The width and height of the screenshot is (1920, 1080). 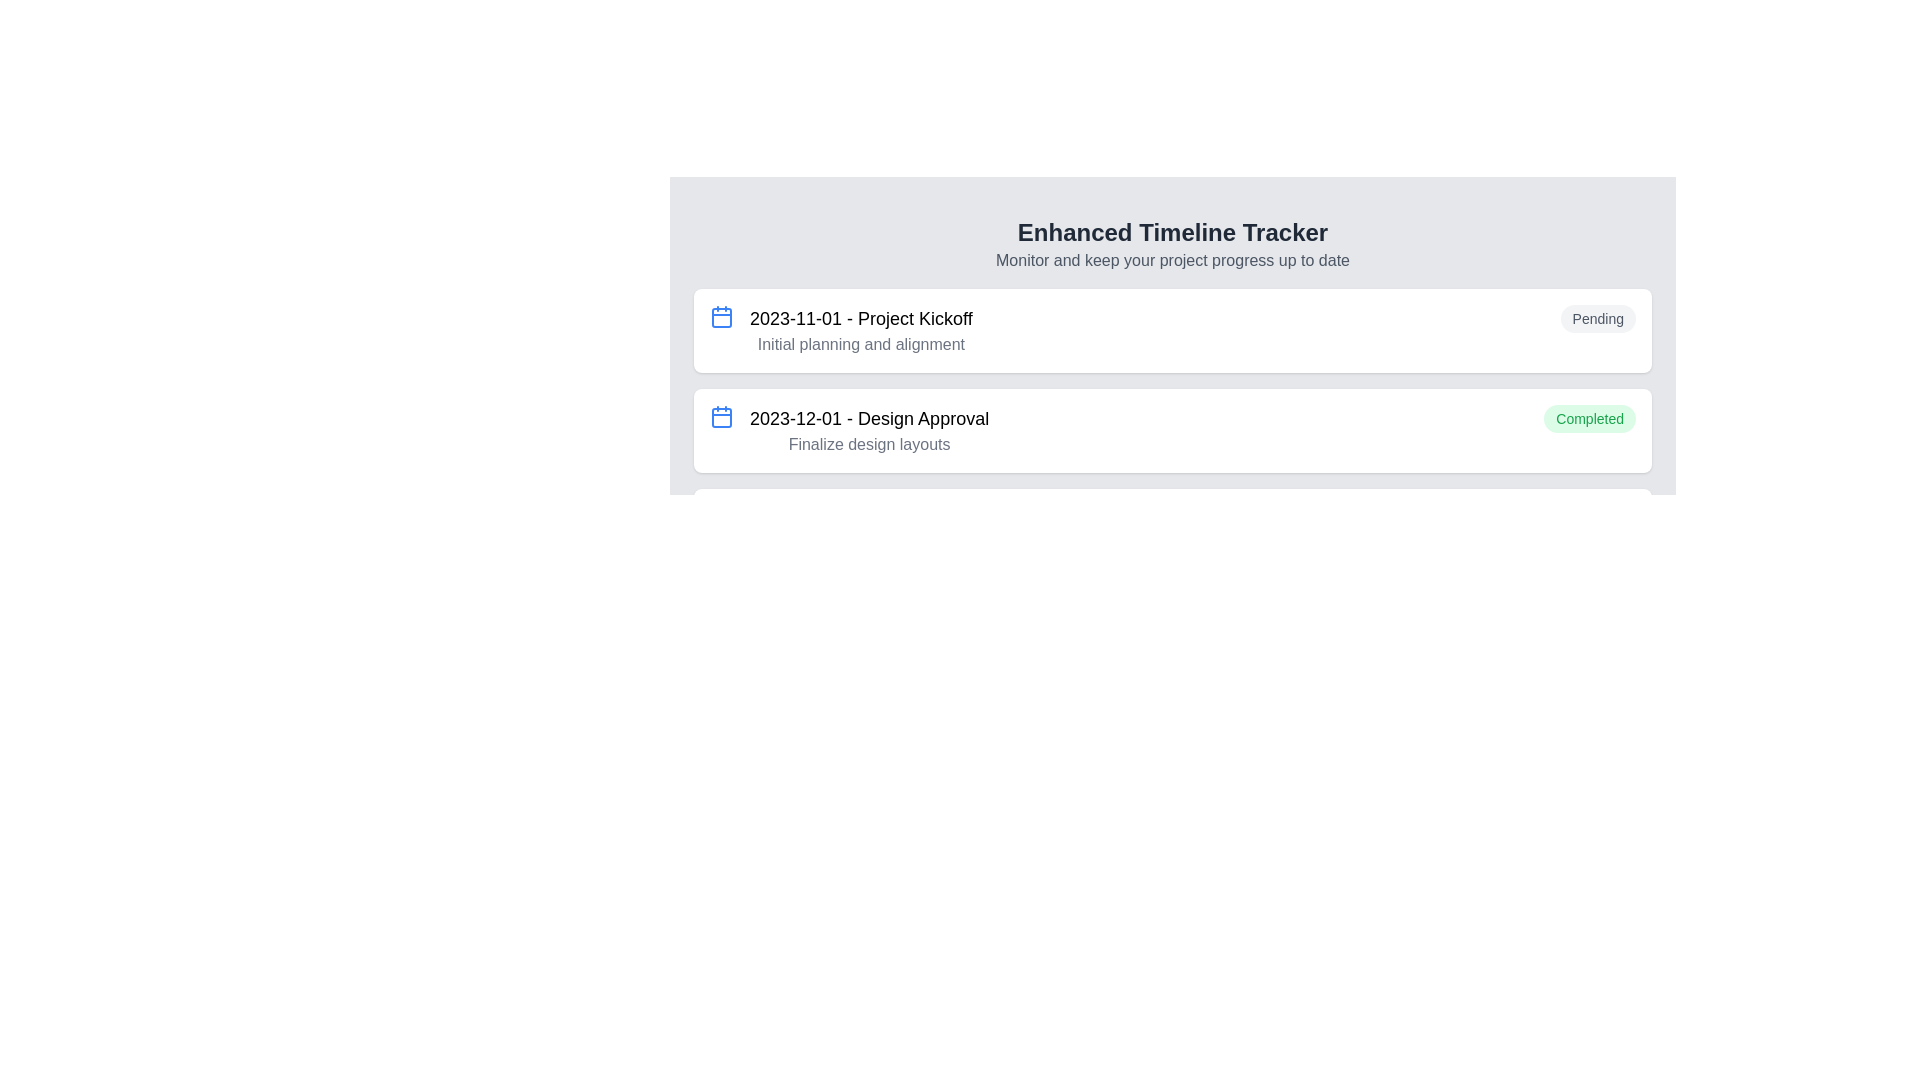 I want to click on the 'Pending' badge element, so click(x=1597, y=318).